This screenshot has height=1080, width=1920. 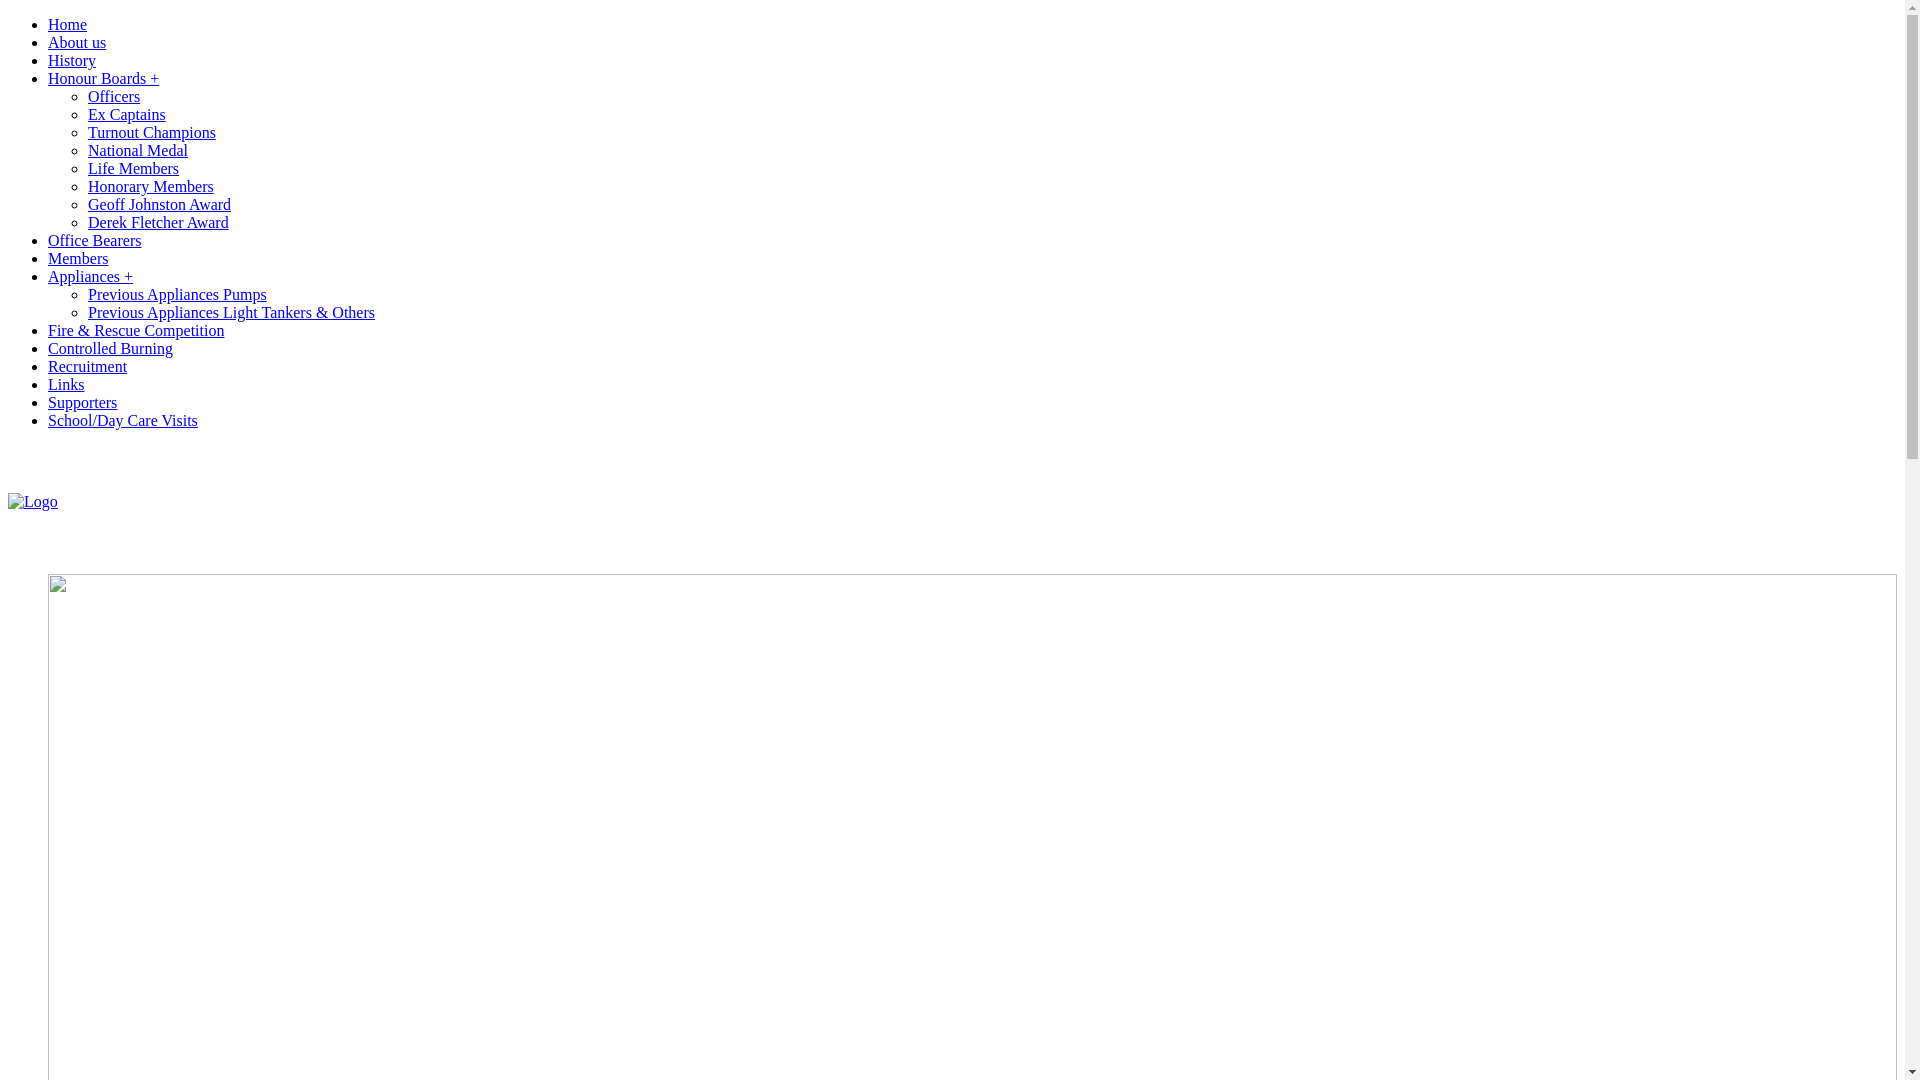 What do you see at coordinates (231, 312) in the screenshot?
I see `'Previous Appliances Light Tankers & Others'` at bounding box center [231, 312].